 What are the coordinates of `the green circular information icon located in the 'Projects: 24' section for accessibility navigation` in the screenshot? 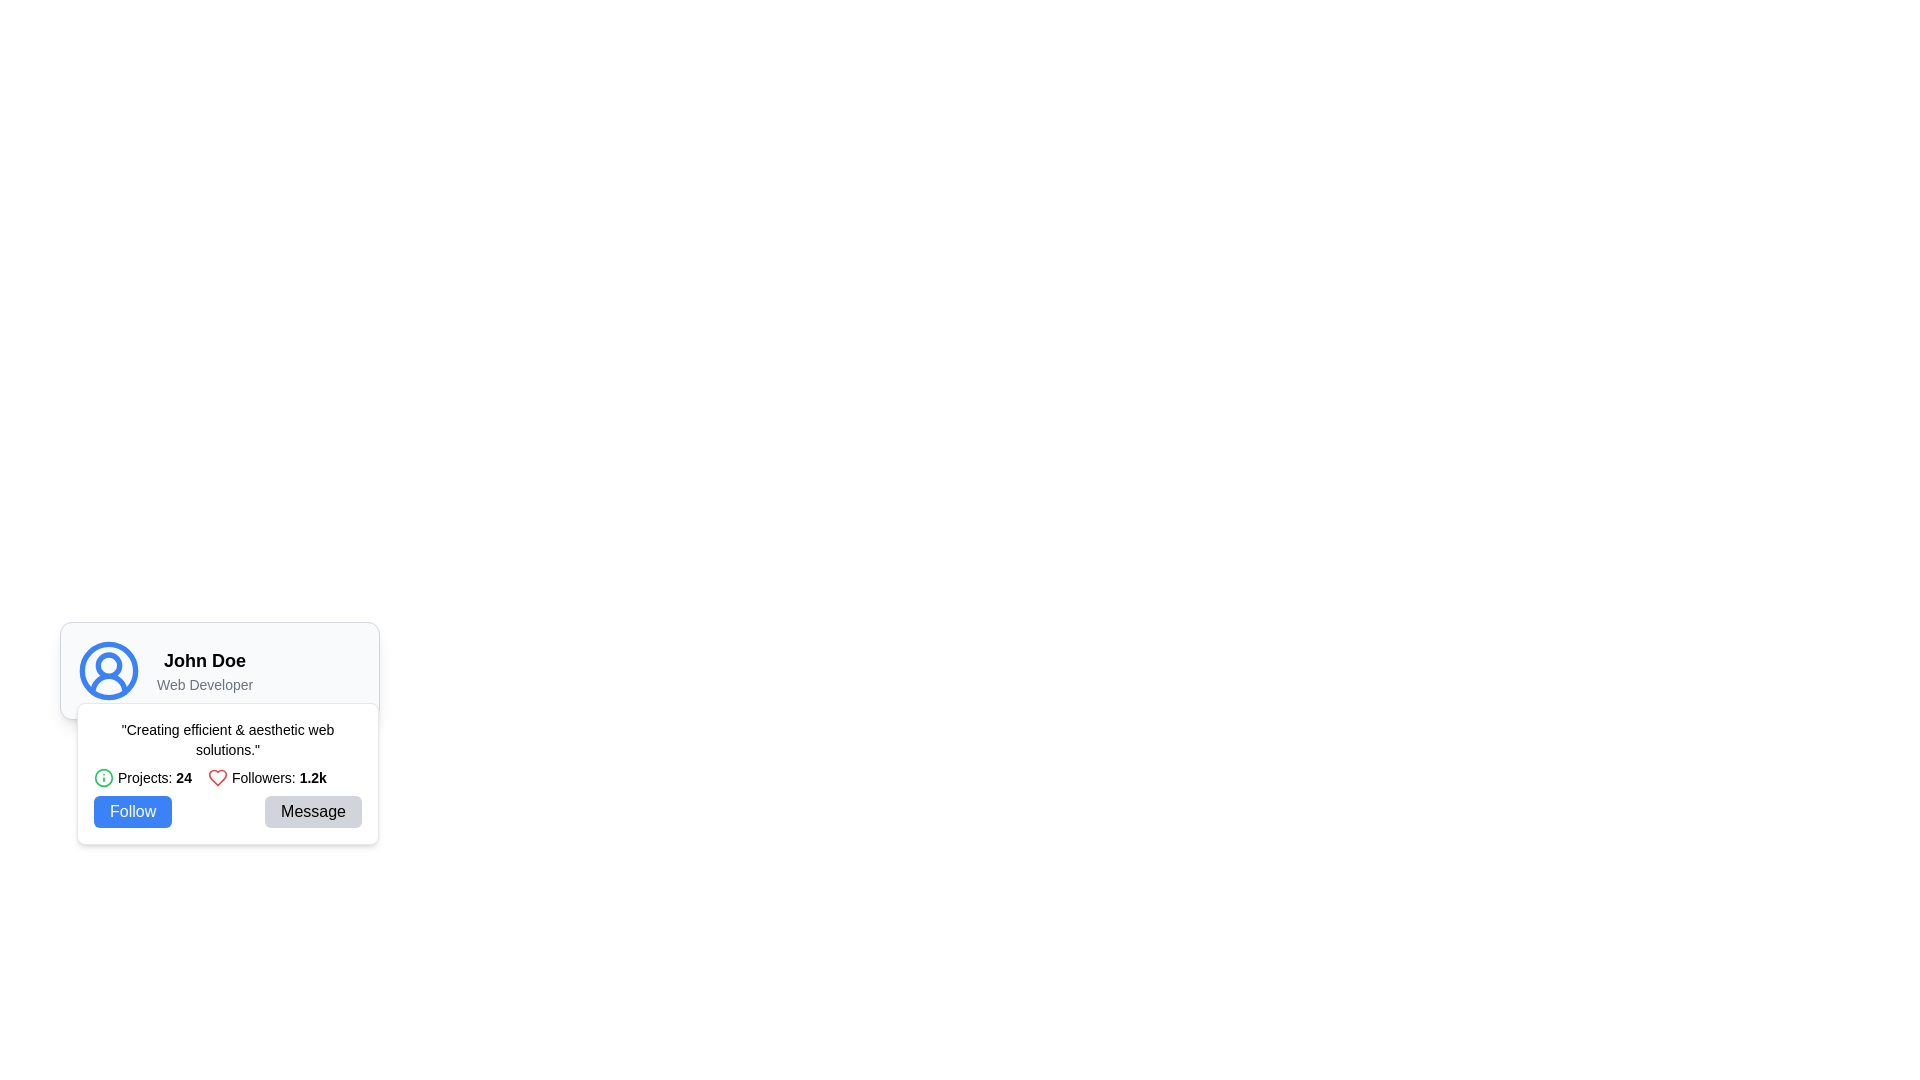 It's located at (103, 777).